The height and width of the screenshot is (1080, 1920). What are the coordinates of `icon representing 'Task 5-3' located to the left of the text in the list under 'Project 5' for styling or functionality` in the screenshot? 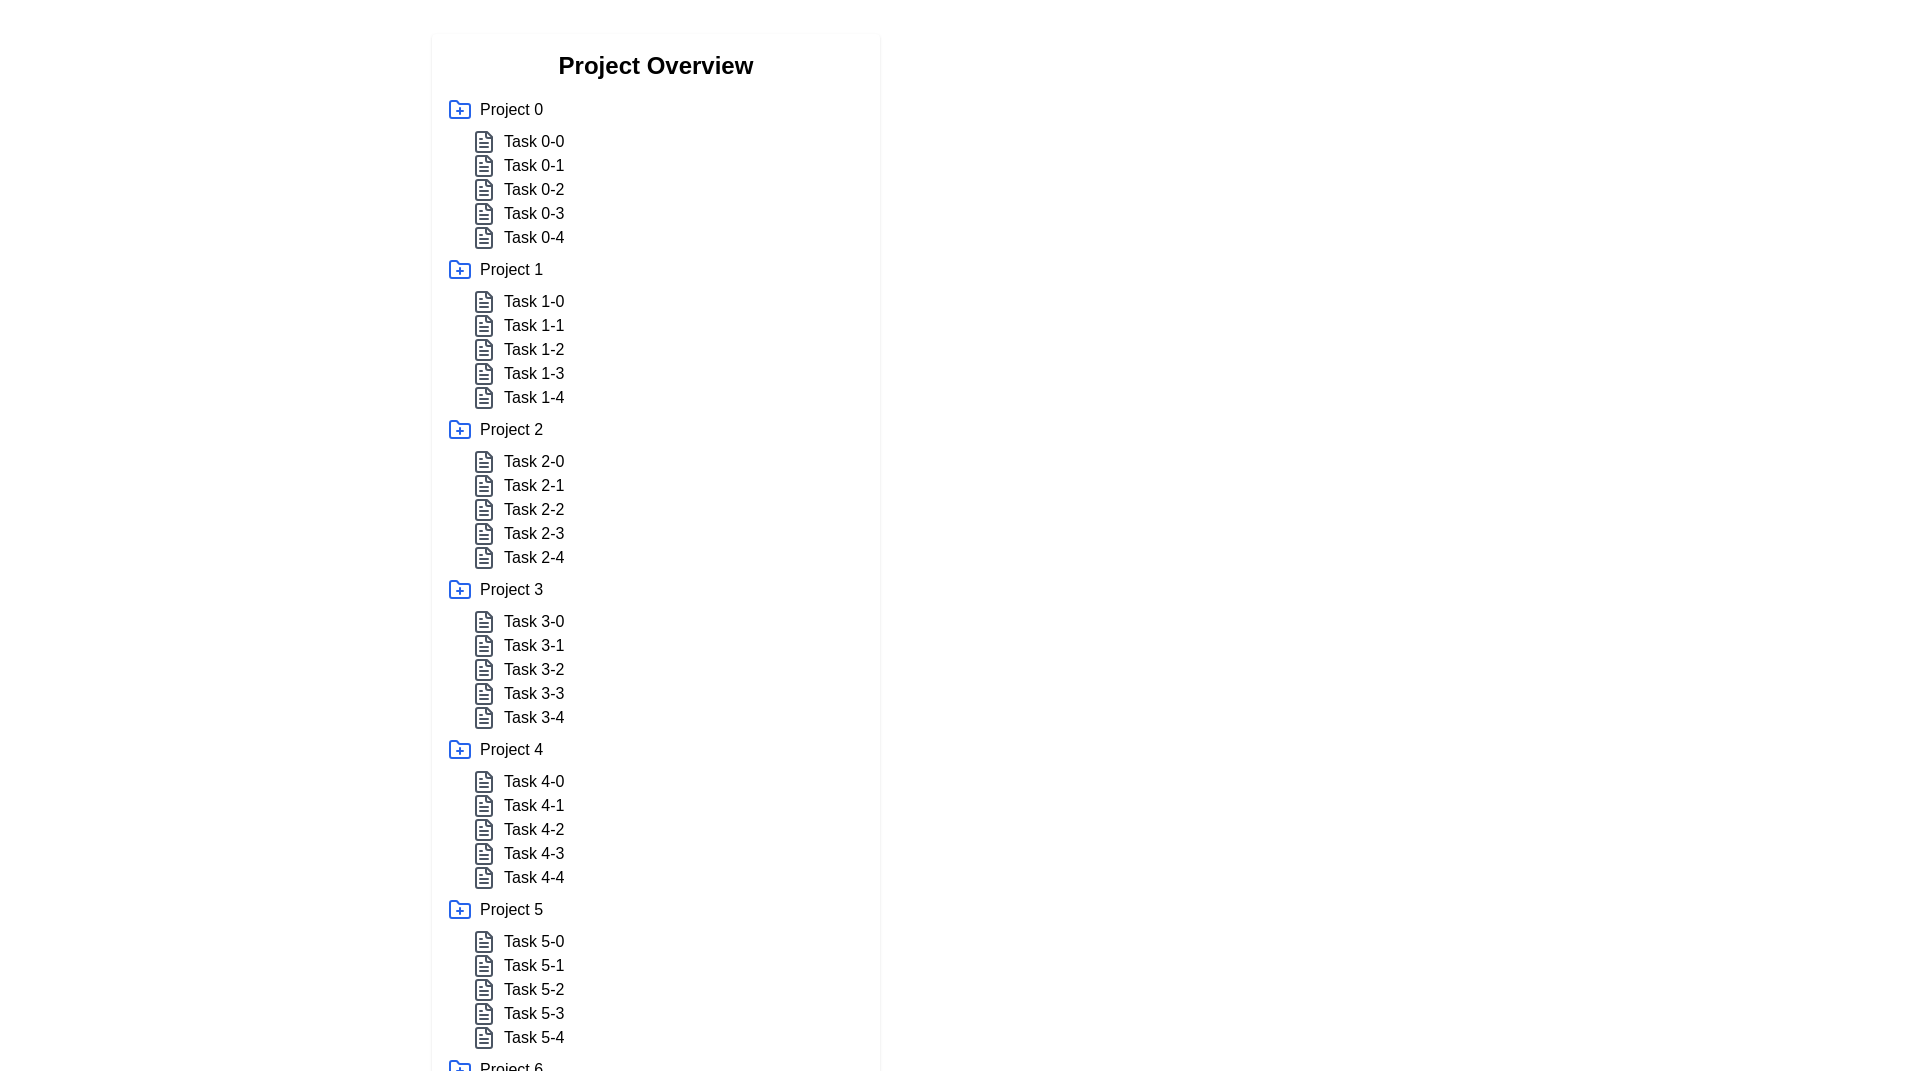 It's located at (484, 1014).